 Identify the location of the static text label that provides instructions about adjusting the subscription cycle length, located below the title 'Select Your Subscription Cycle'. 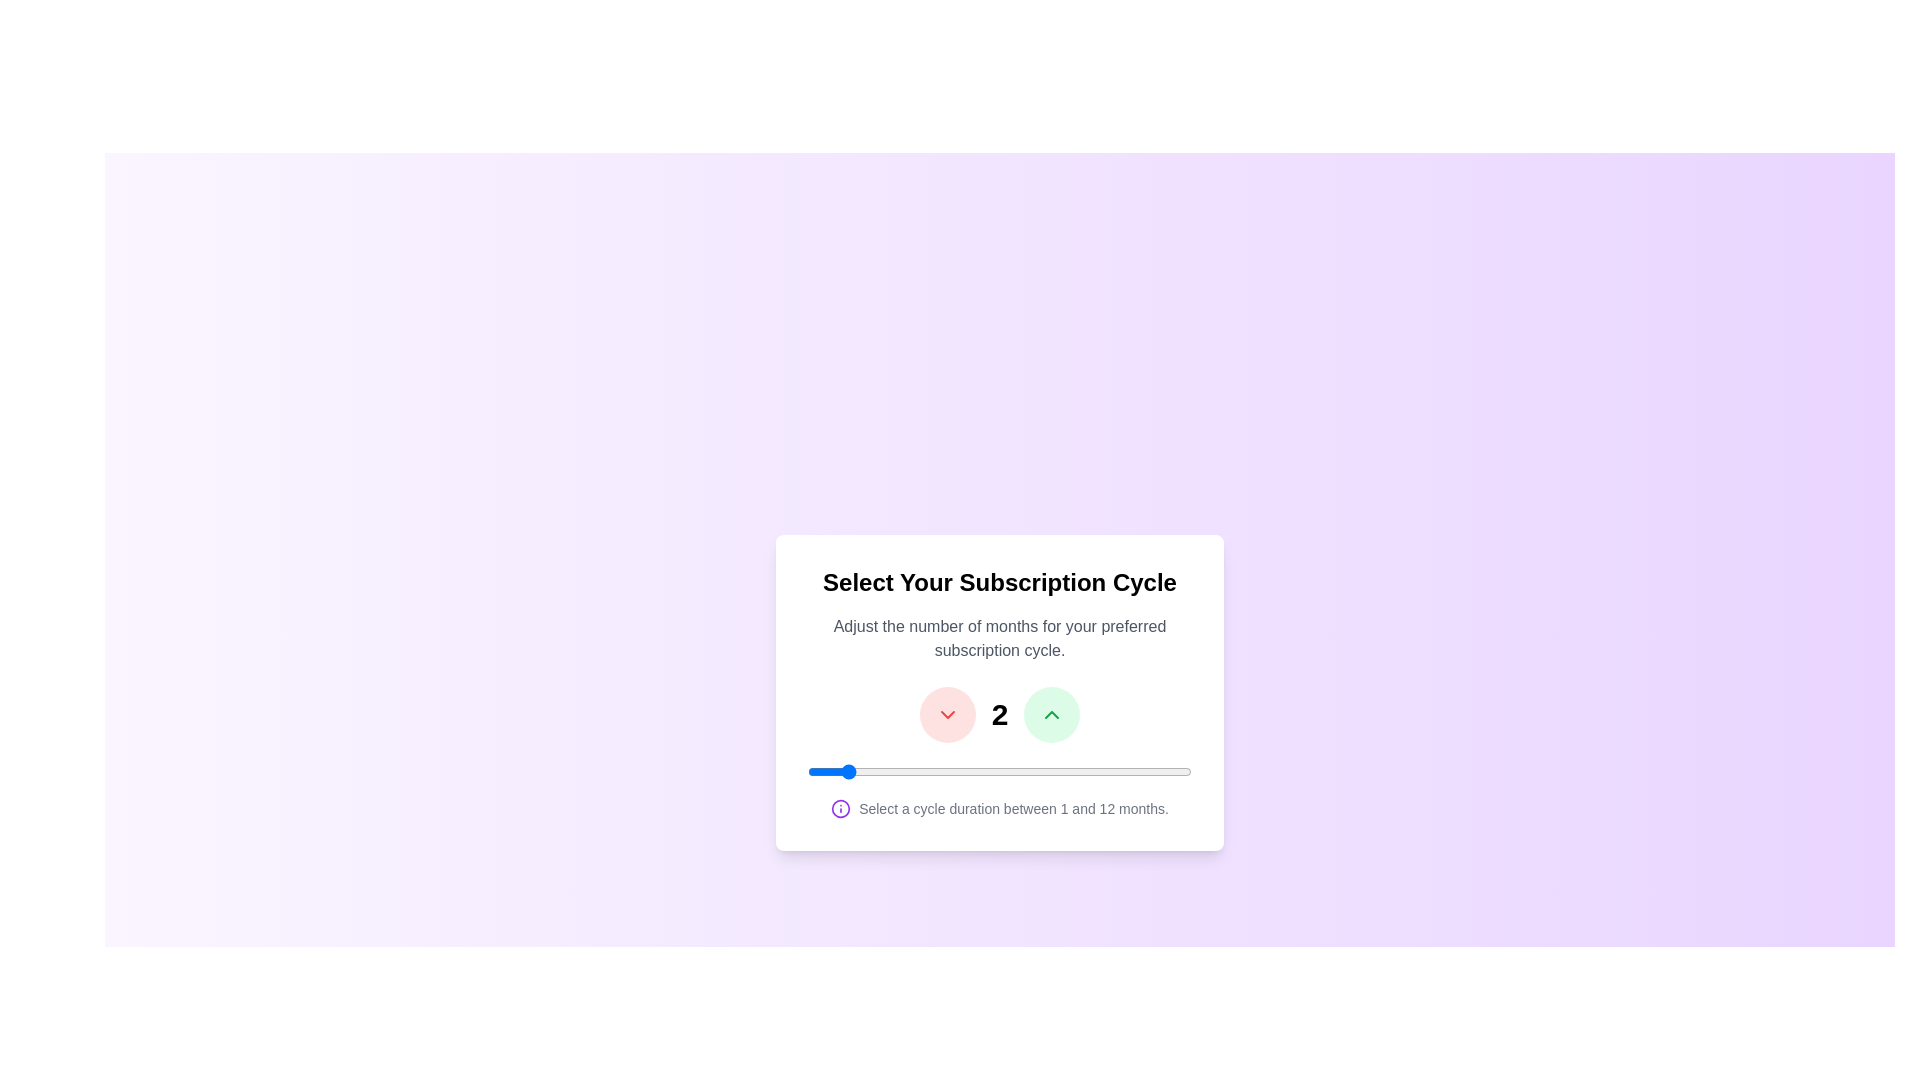
(999, 639).